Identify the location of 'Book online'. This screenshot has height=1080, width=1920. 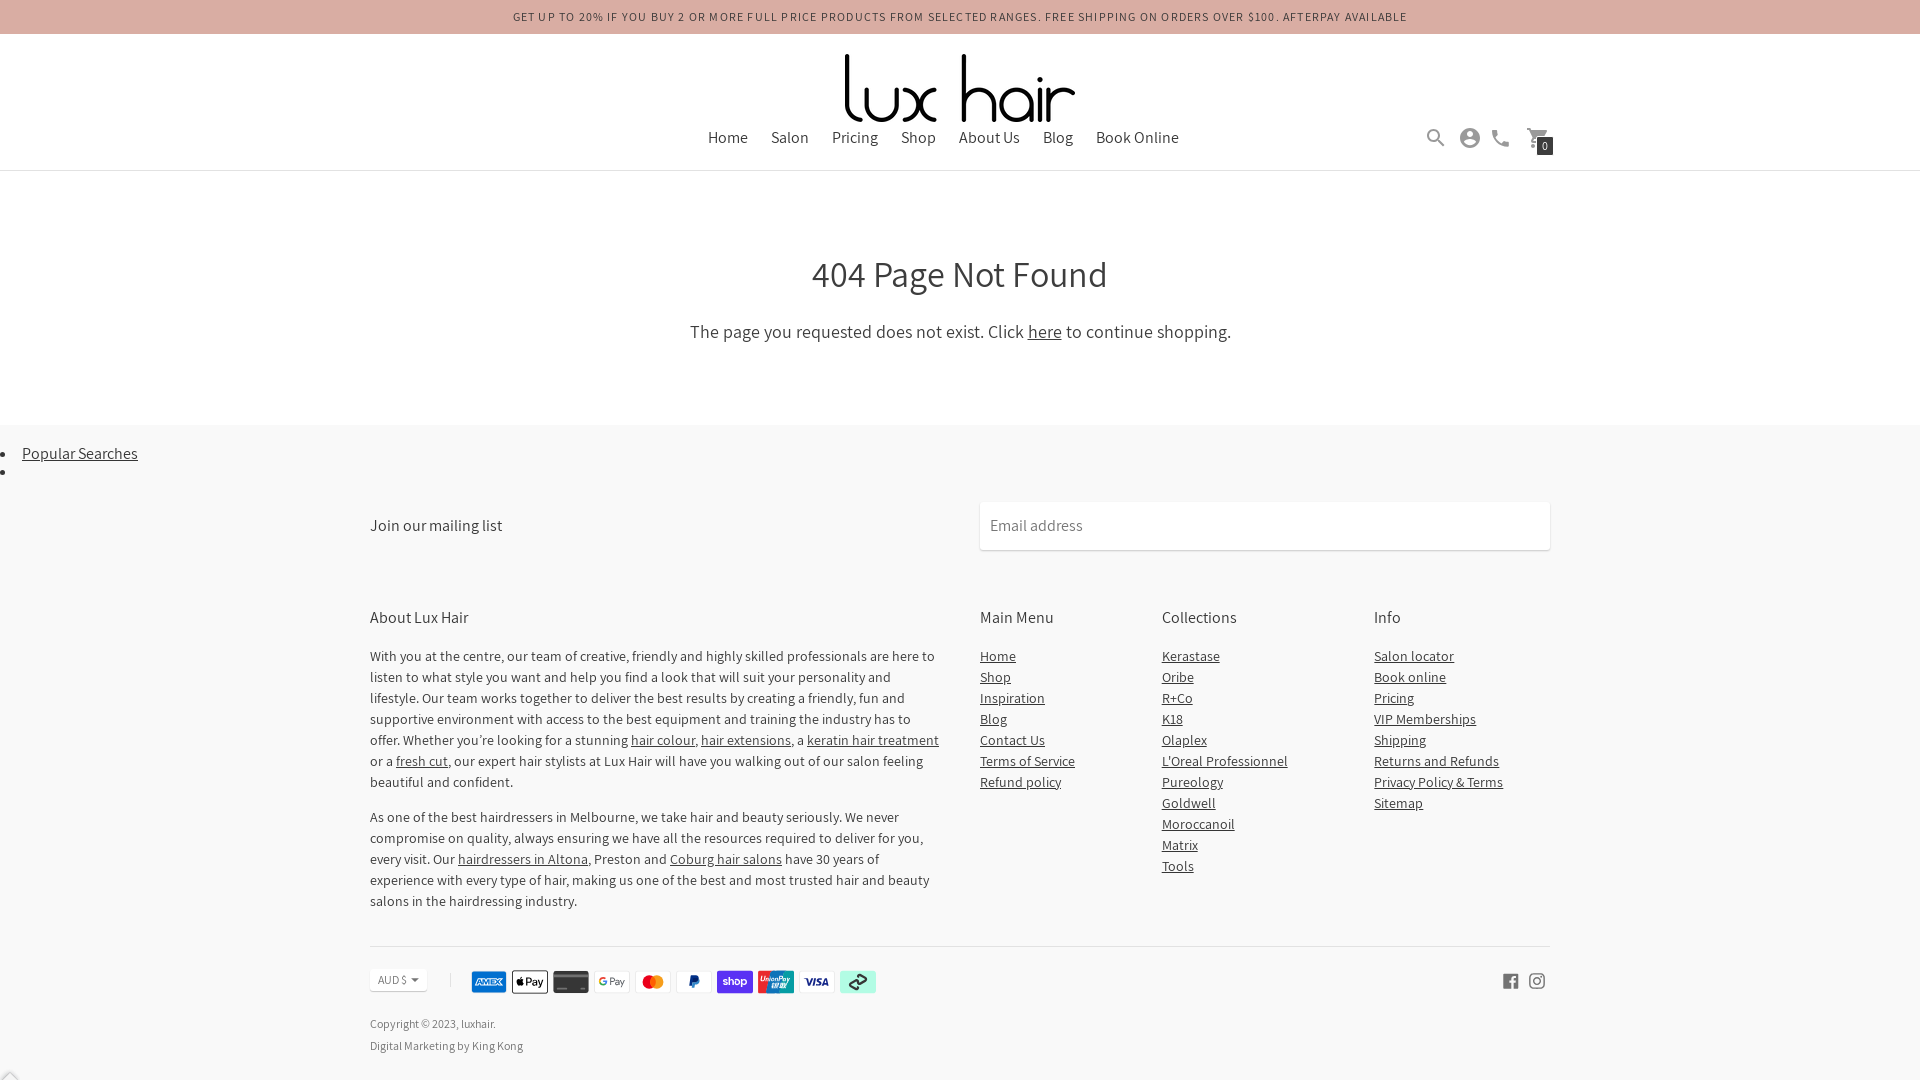
(1409, 676).